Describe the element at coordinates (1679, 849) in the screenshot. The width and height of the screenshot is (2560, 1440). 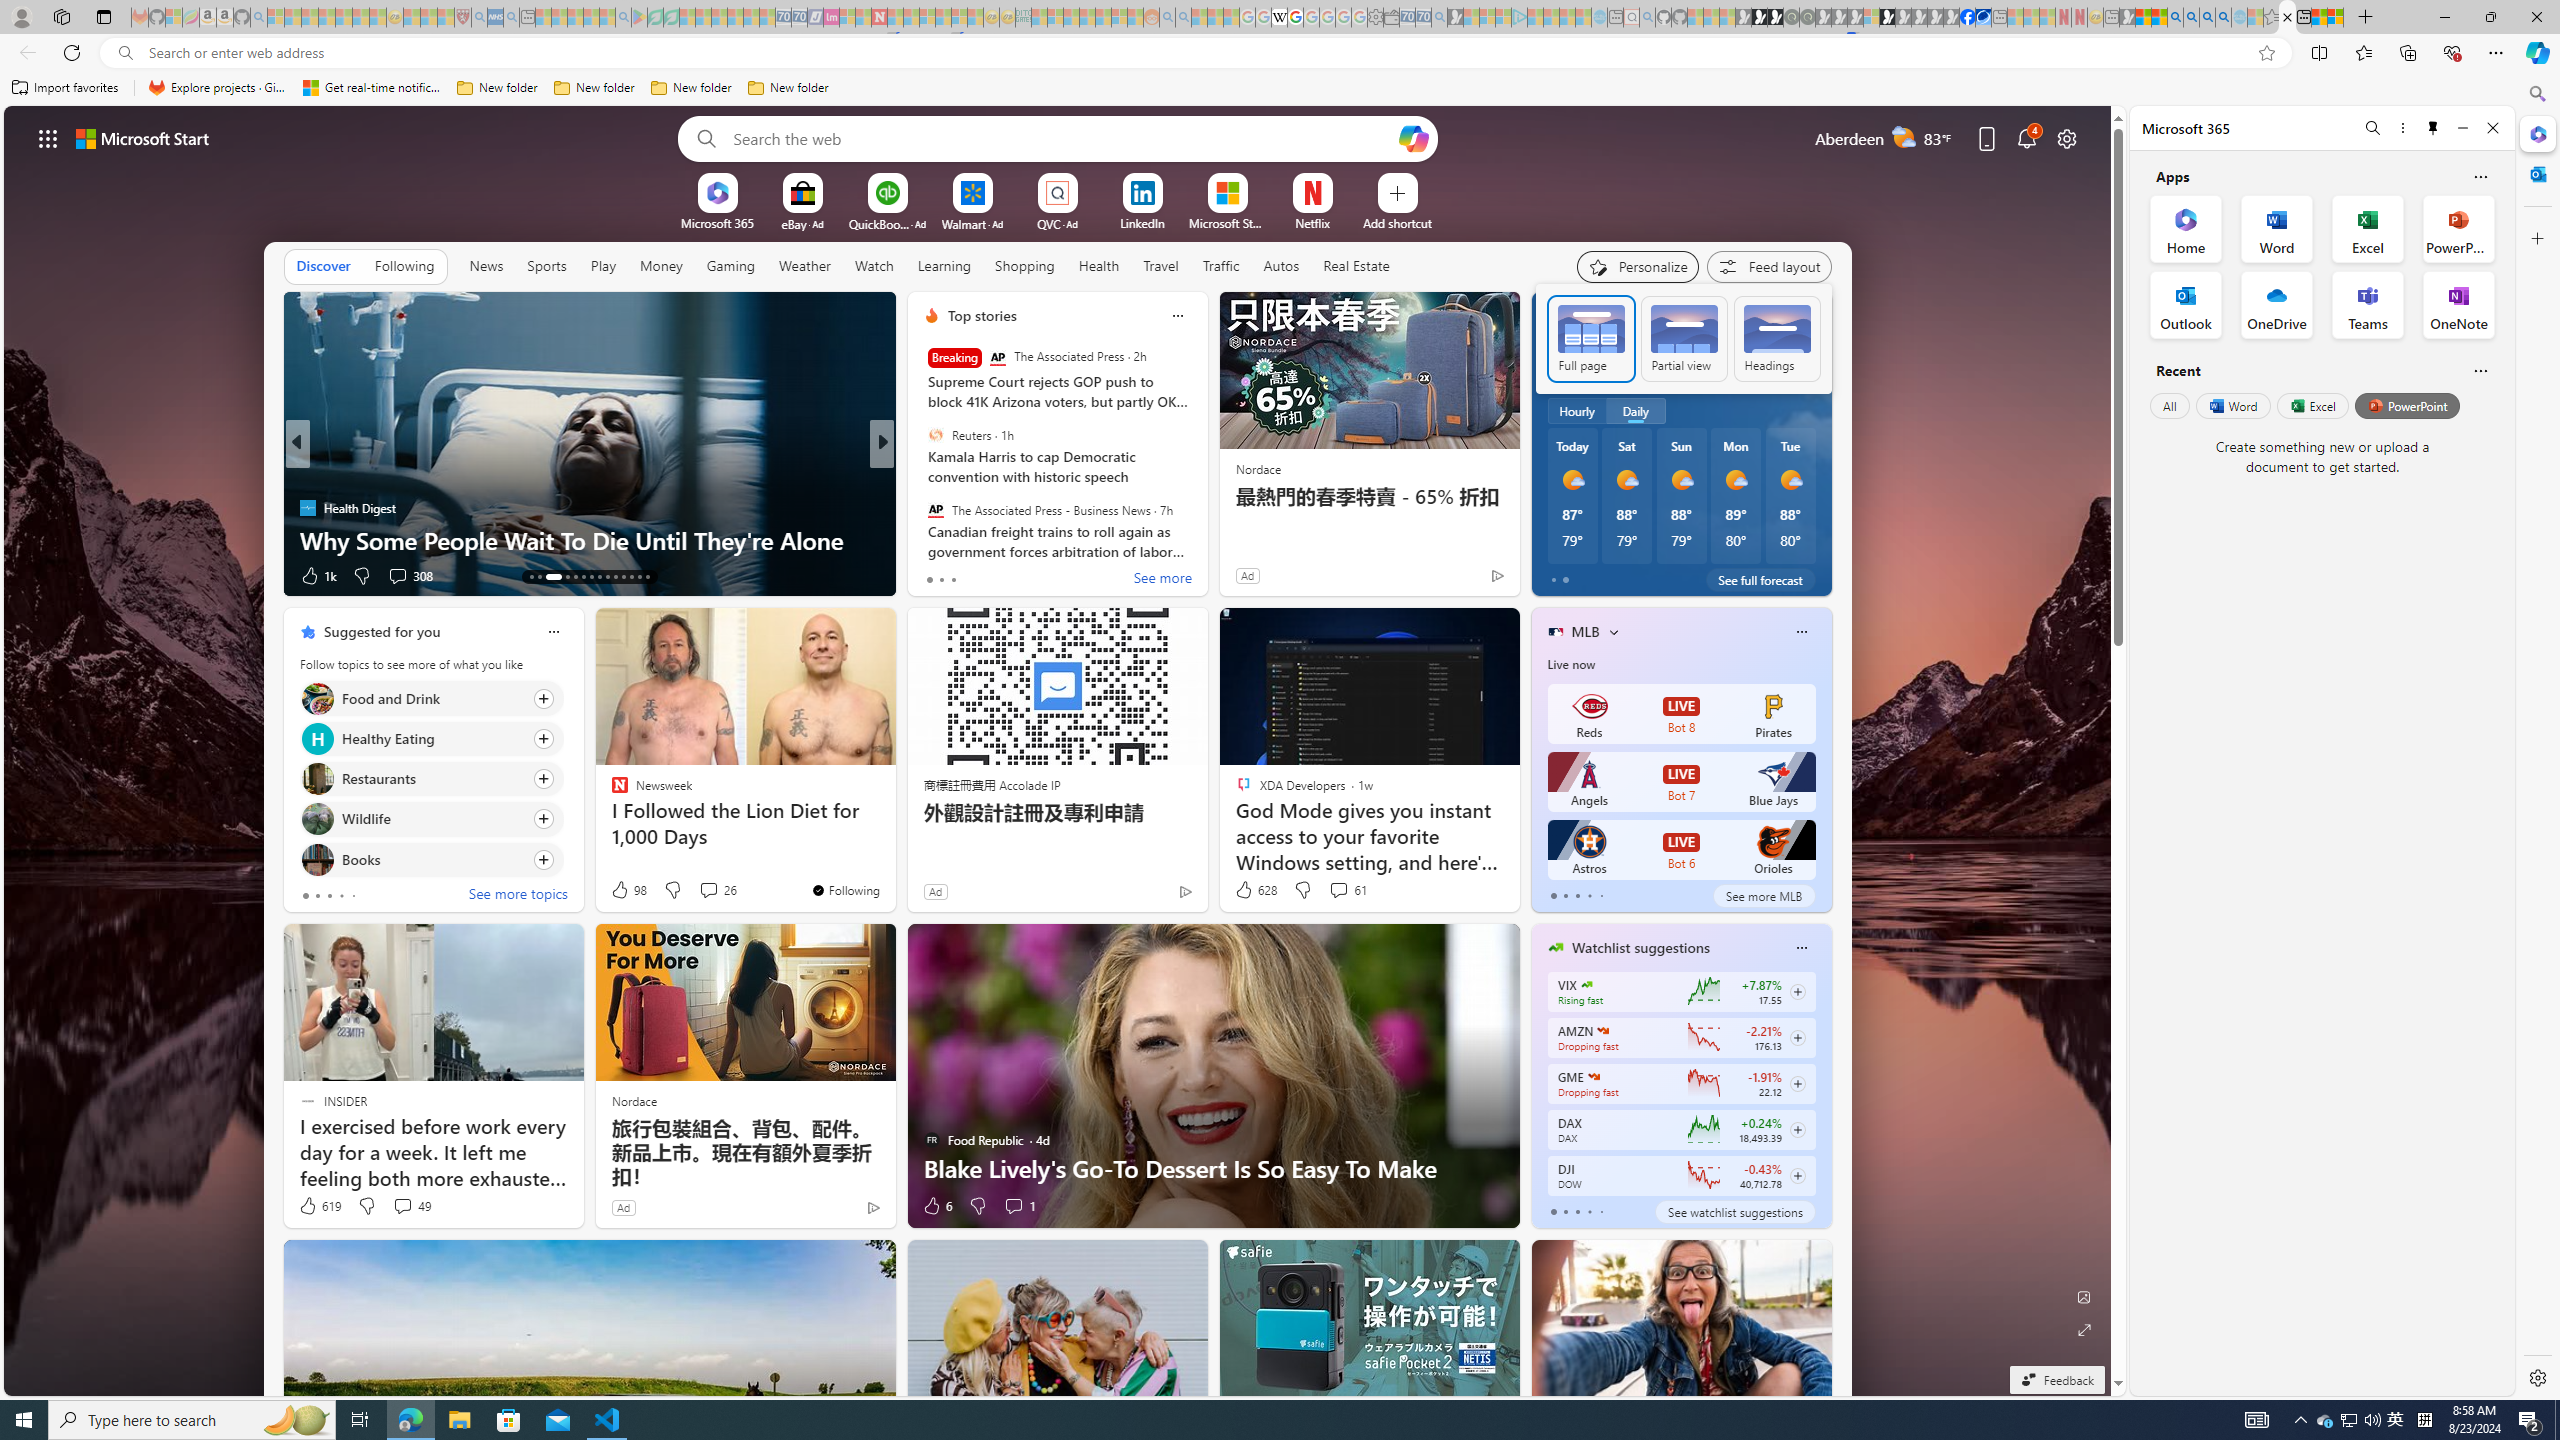
I see `'Astros LIVE Bot 6 Orioles'` at that location.